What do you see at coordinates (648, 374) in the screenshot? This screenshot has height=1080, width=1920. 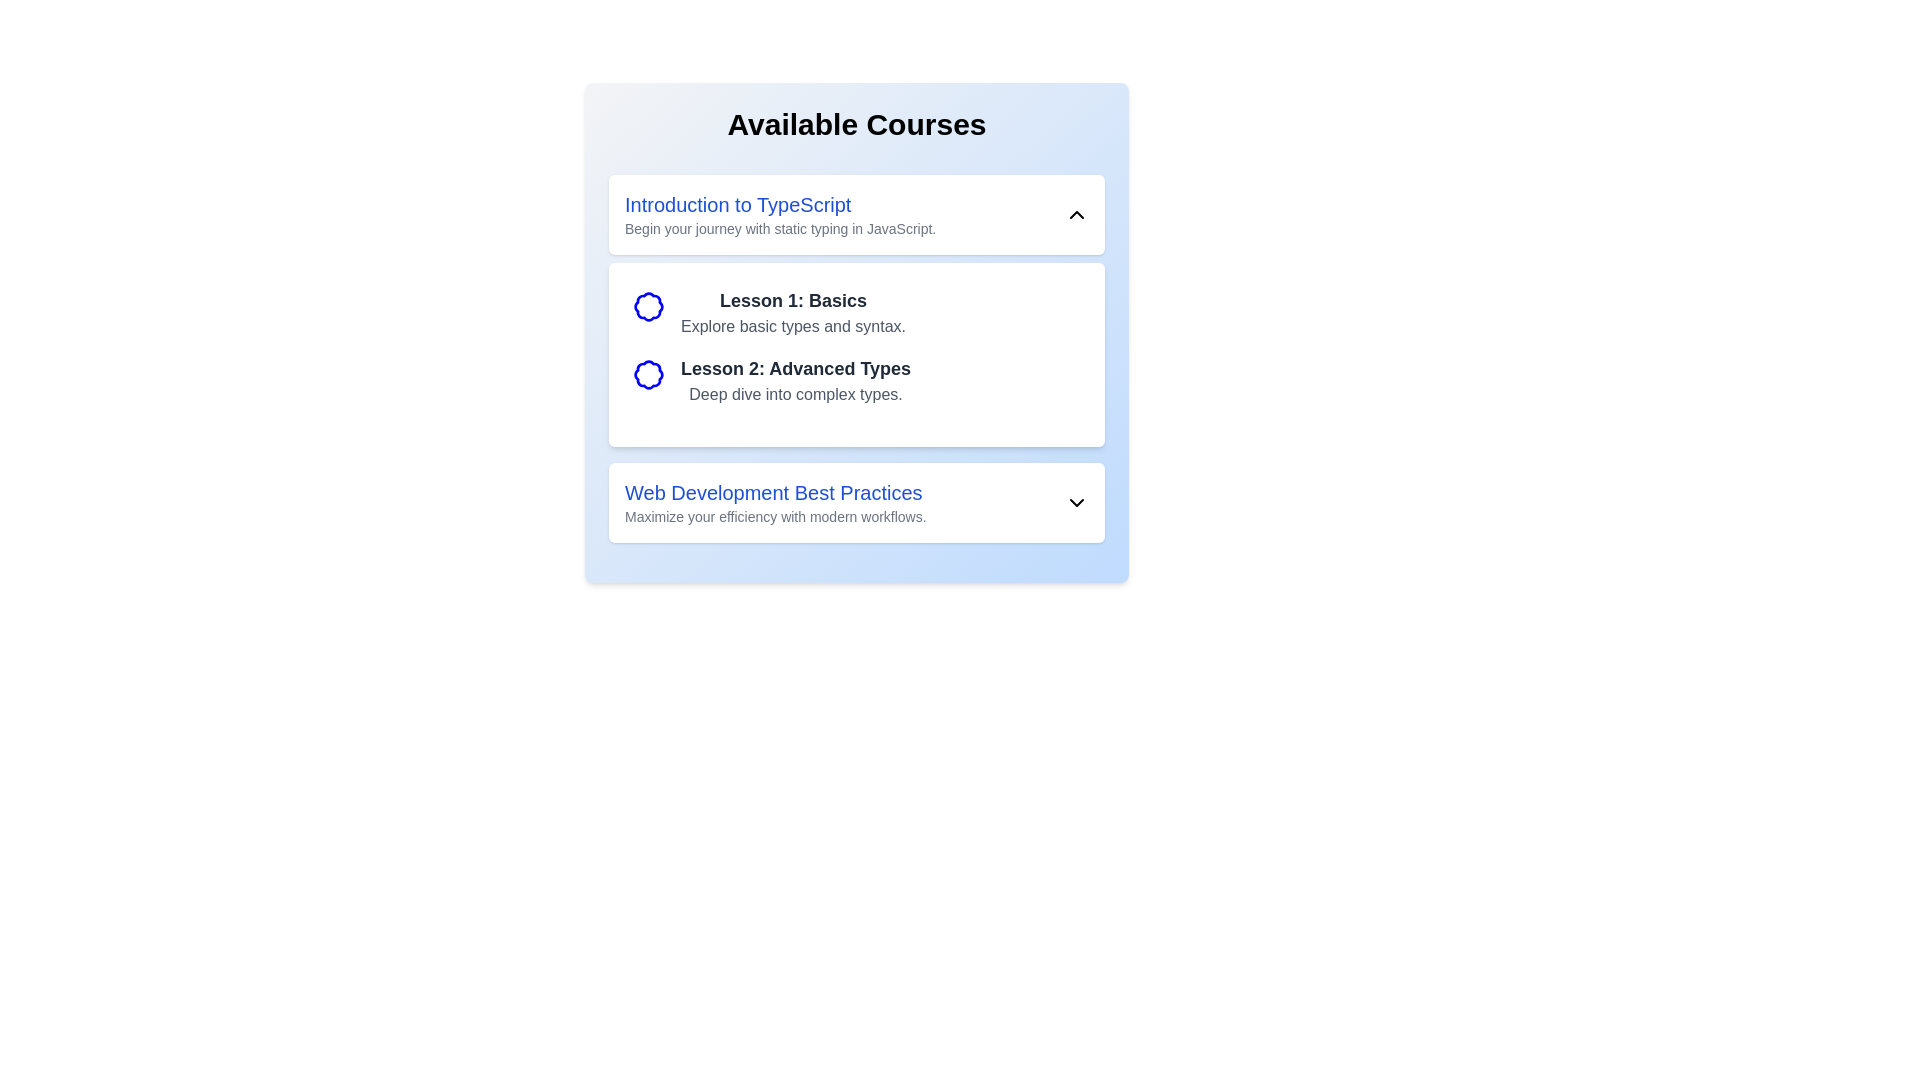 I see `the circular badge icon with a blue stroke outline, styled with scalloped edges, located to the left of the text 'Lesson 2: Advanced Types' in the second course card` at bounding box center [648, 374].